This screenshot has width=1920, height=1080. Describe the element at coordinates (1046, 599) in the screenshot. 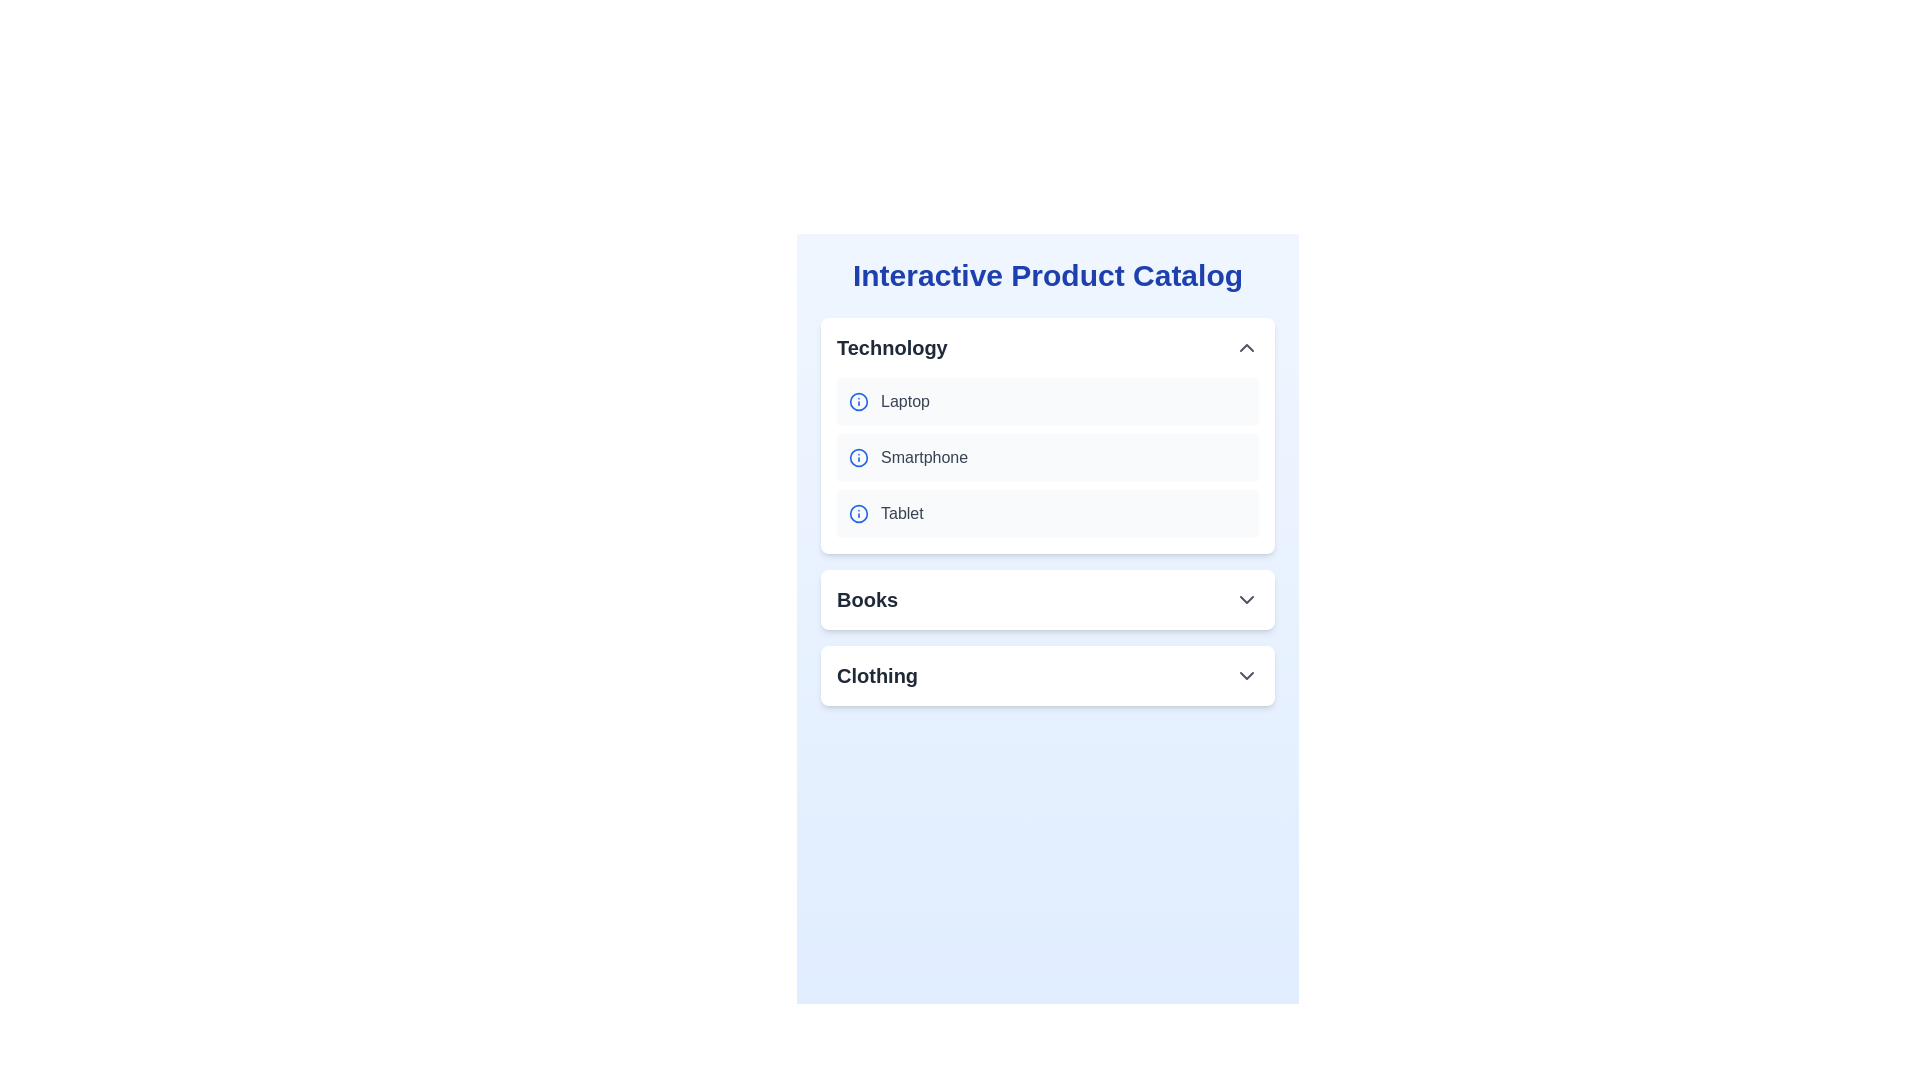

I see `the 'Books' dropdown toggle button` at that location.